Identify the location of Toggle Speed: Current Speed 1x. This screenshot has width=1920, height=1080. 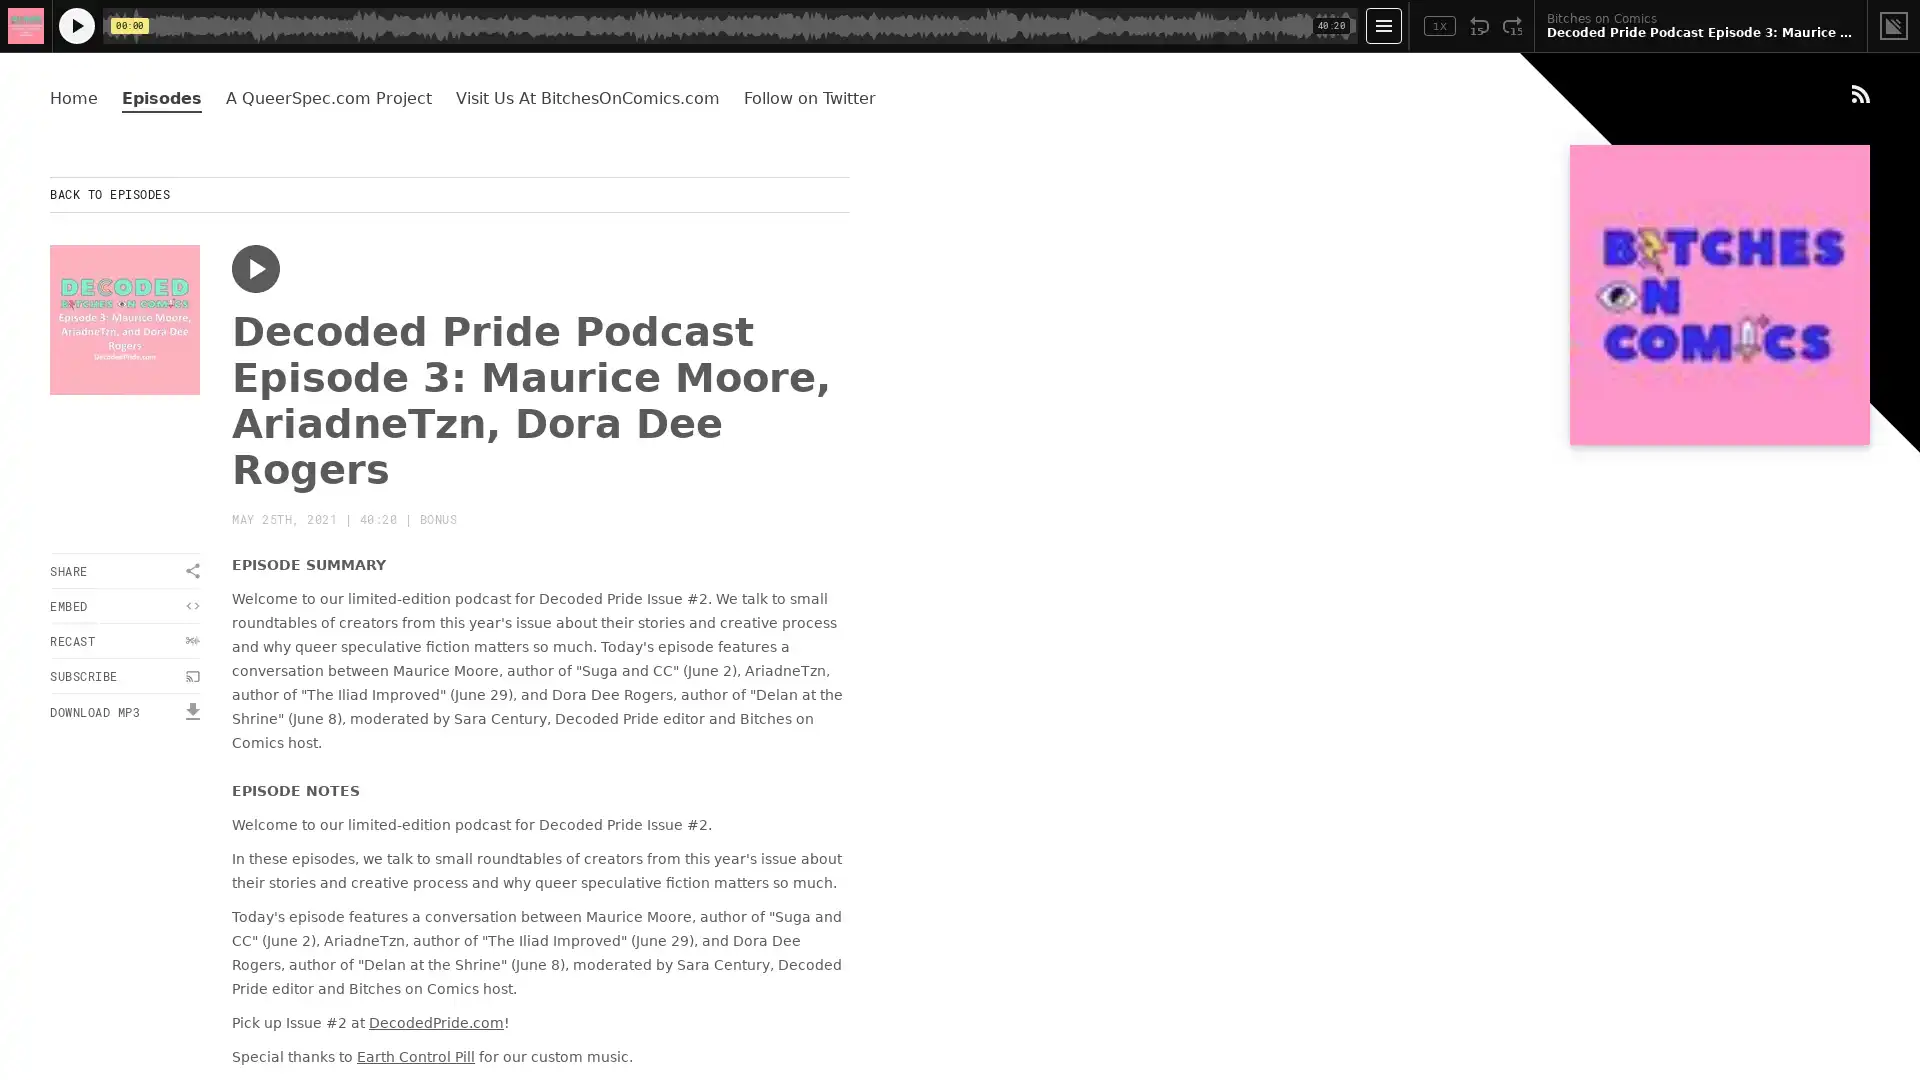
(1440, 26).